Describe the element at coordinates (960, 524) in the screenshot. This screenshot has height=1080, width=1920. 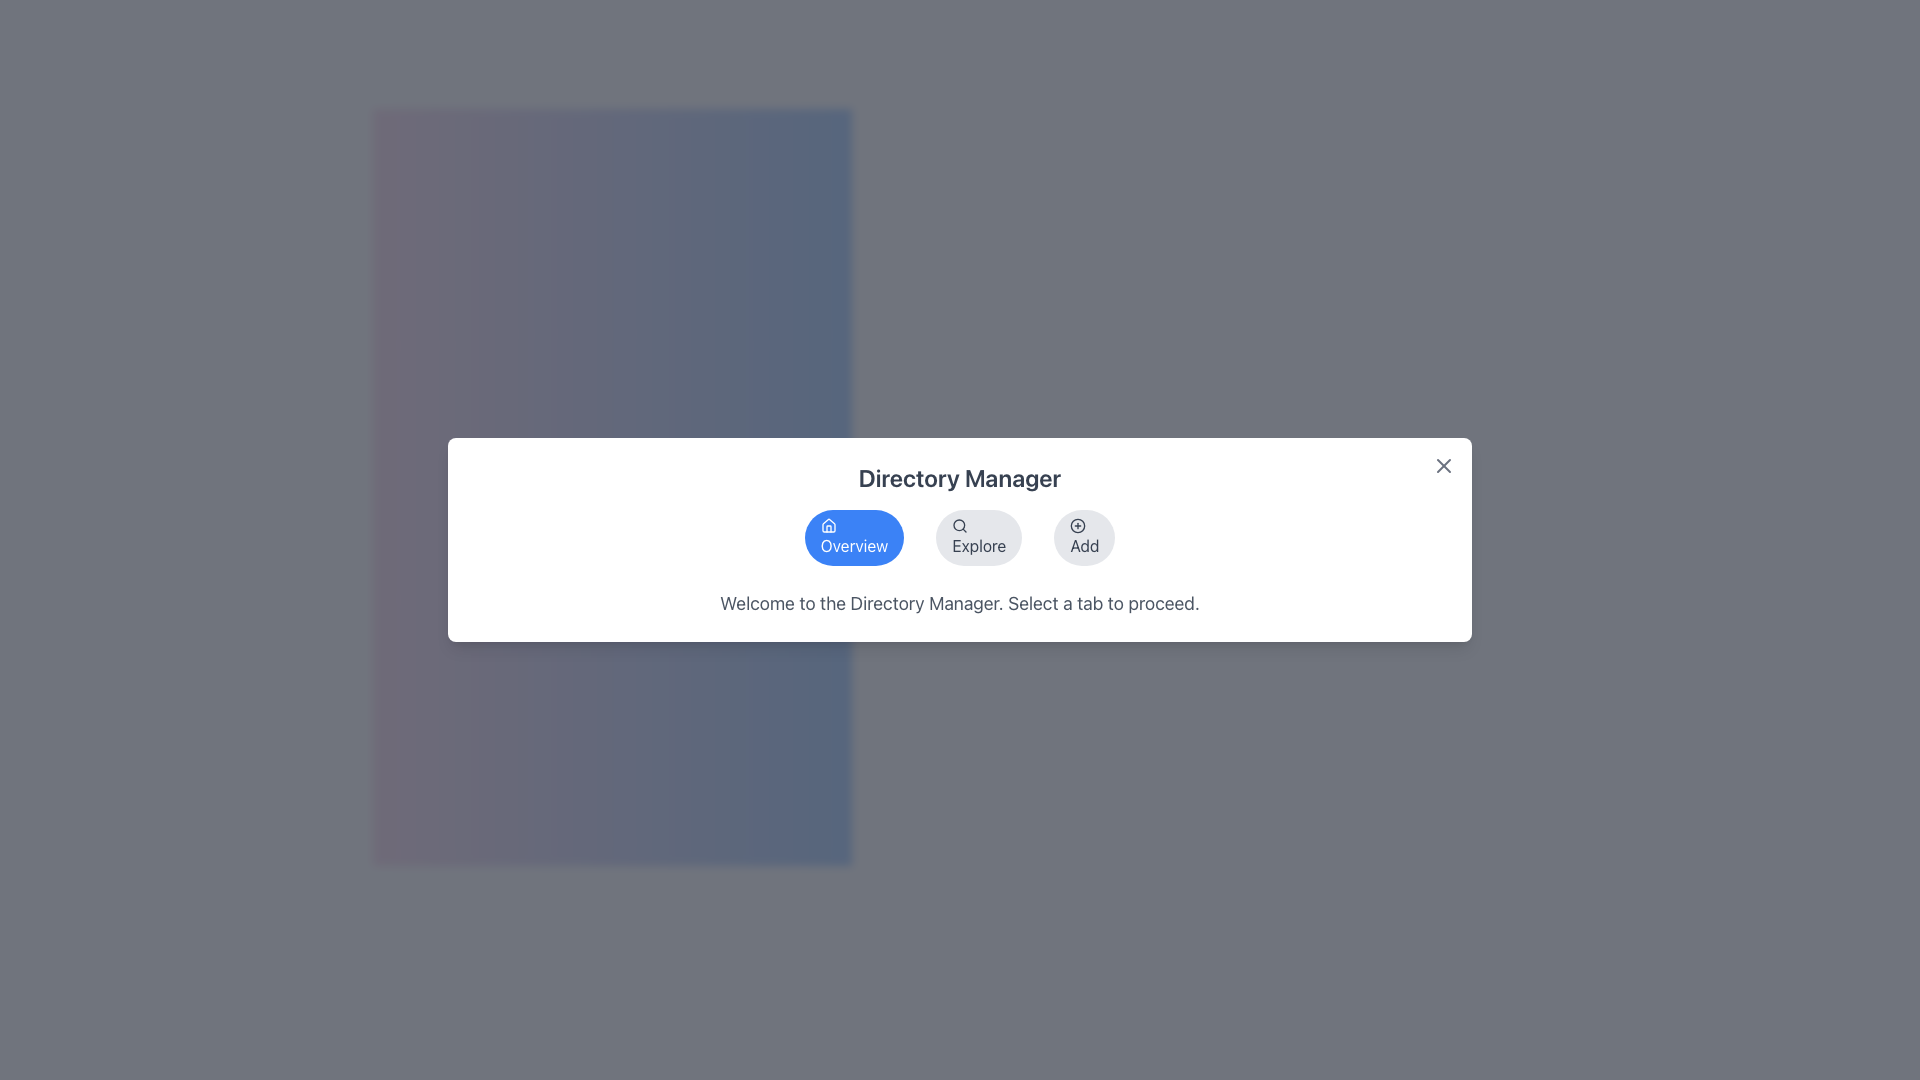
I see `the 'Explore' icon located to the left of the text 'Explore' in the rounded rectangle button within the navigation bar under 'Directory Manager'` at that location.